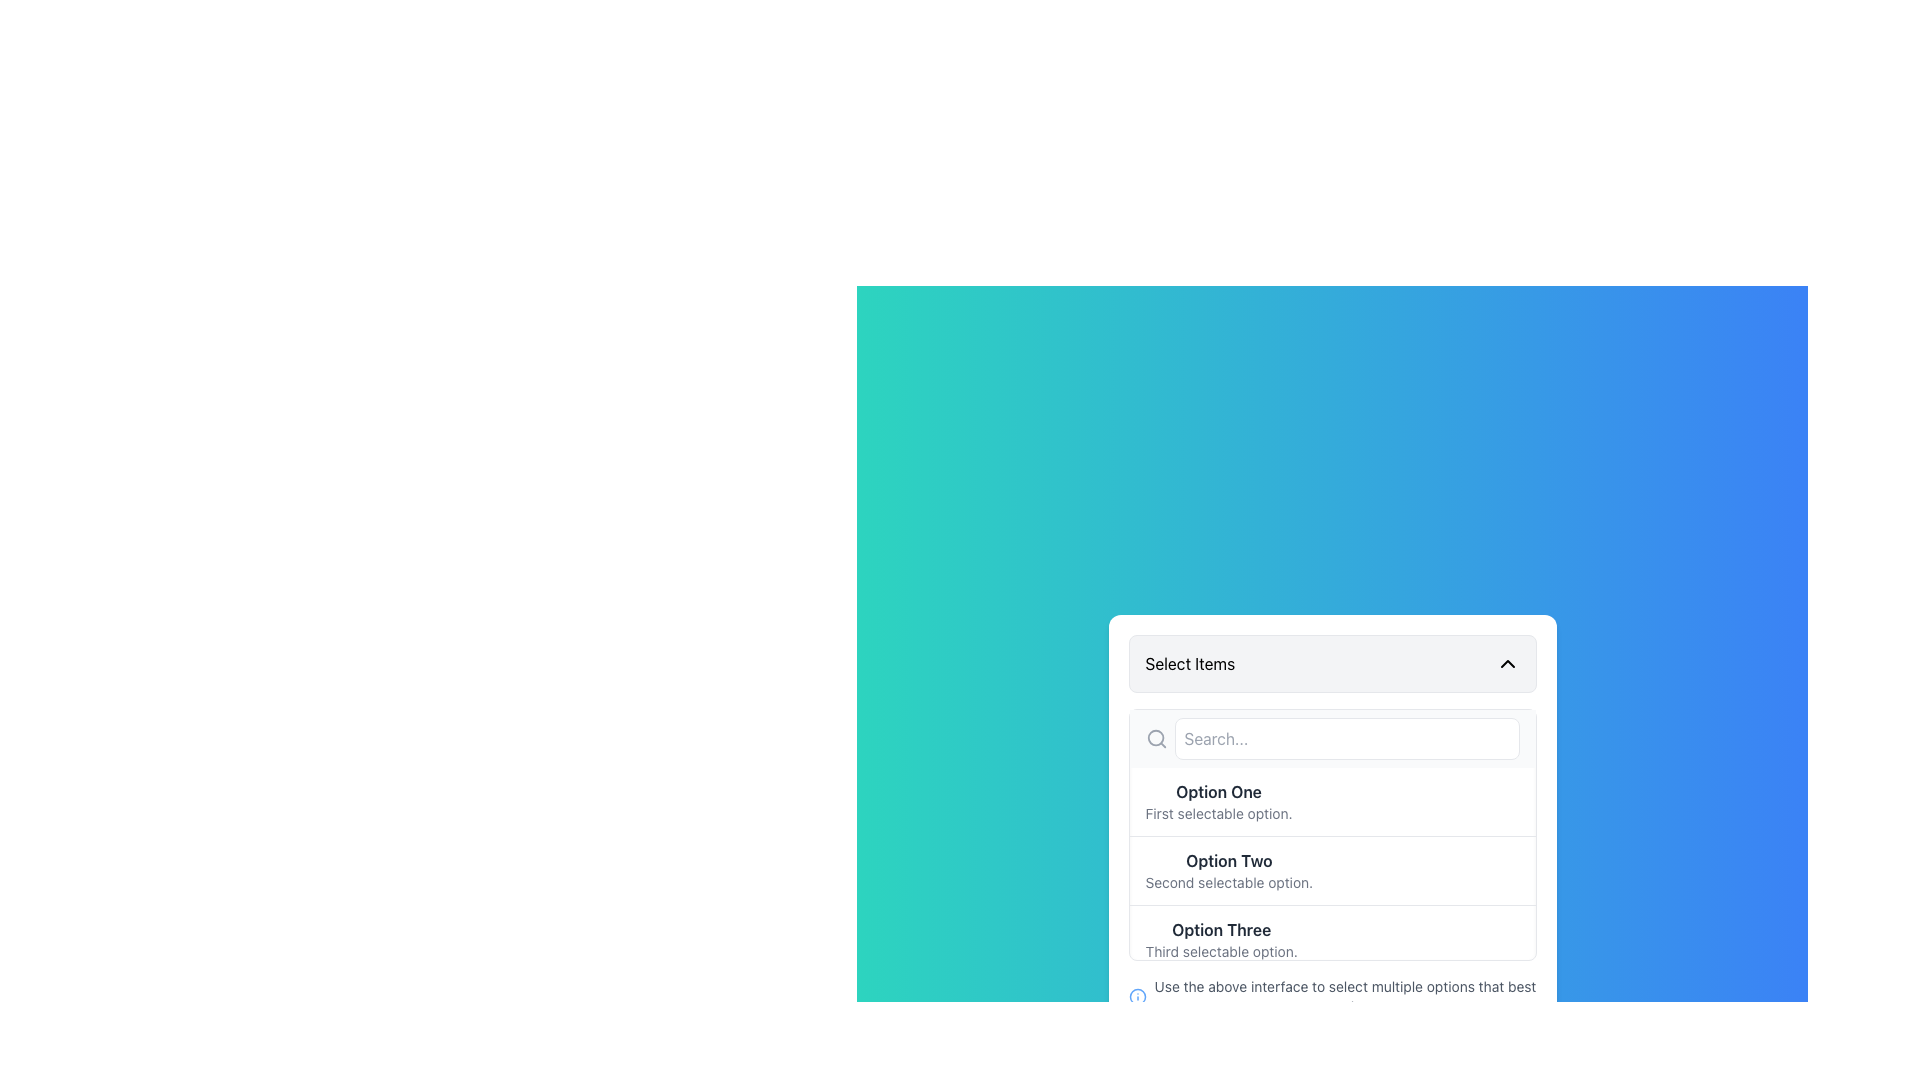 This screenshot has width=1920, height=1080. I want to click on the outermost SVG Circle of the information icon located in the bottom right quadrant, which serves as a decorative part of the icon, so click(1137, 996).